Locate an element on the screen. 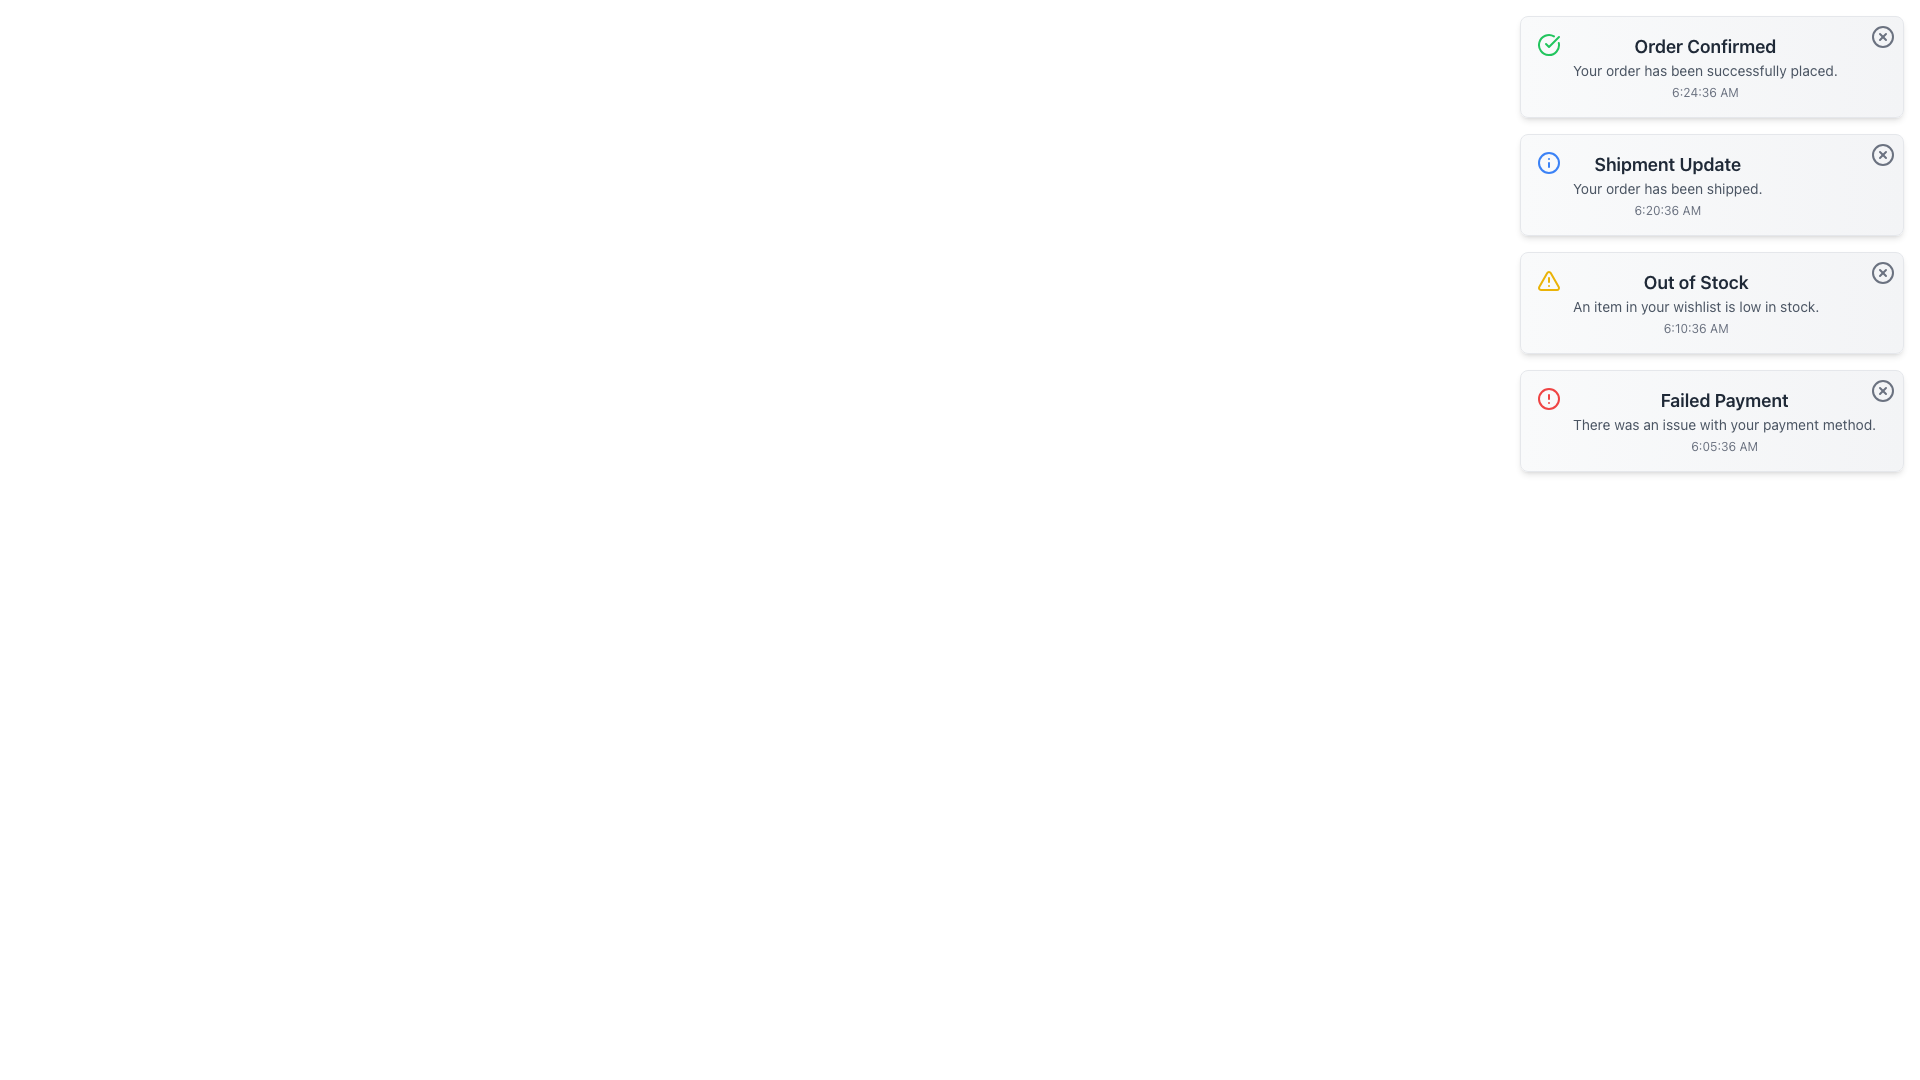 This screenshot has height=1080, width=1920. the circular component of the cross (X) icon is located at coordinates (1881, 153).